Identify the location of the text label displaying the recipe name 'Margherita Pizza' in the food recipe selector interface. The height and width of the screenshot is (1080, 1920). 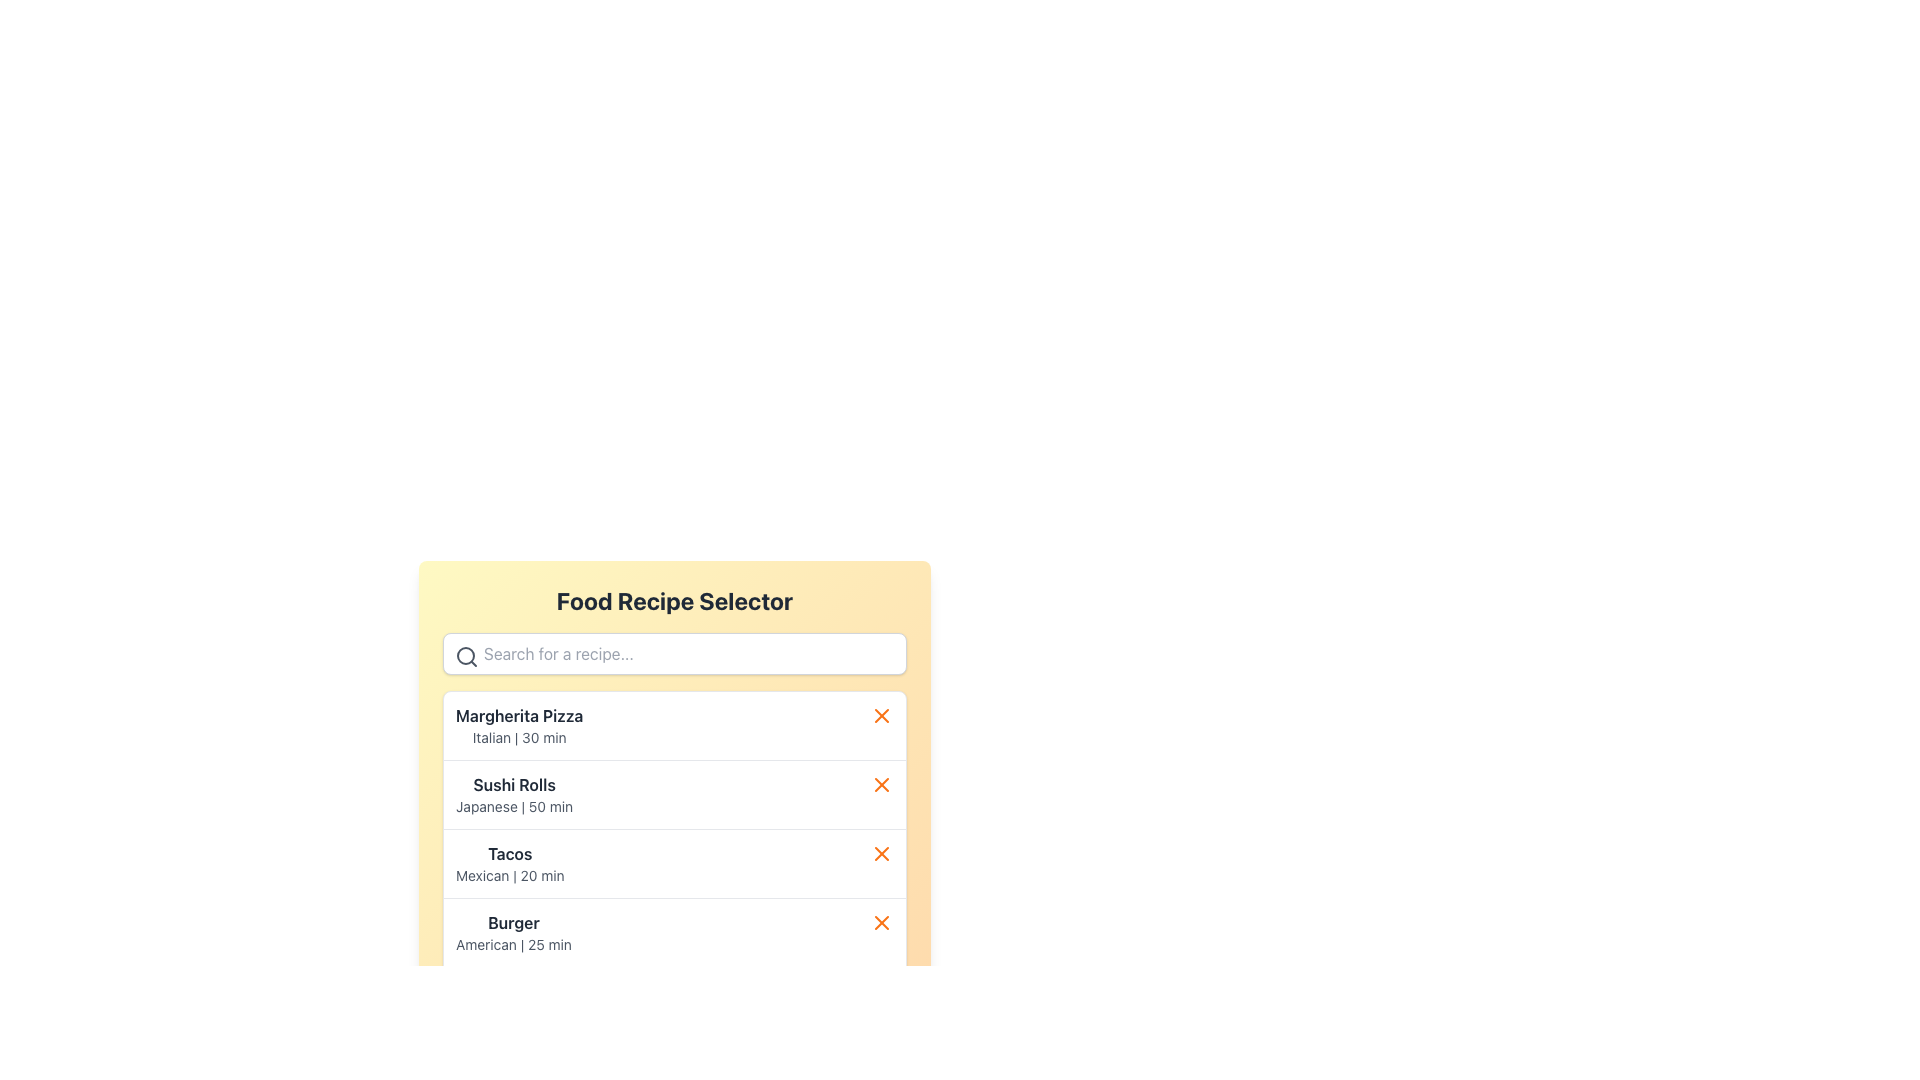
(519, 715).